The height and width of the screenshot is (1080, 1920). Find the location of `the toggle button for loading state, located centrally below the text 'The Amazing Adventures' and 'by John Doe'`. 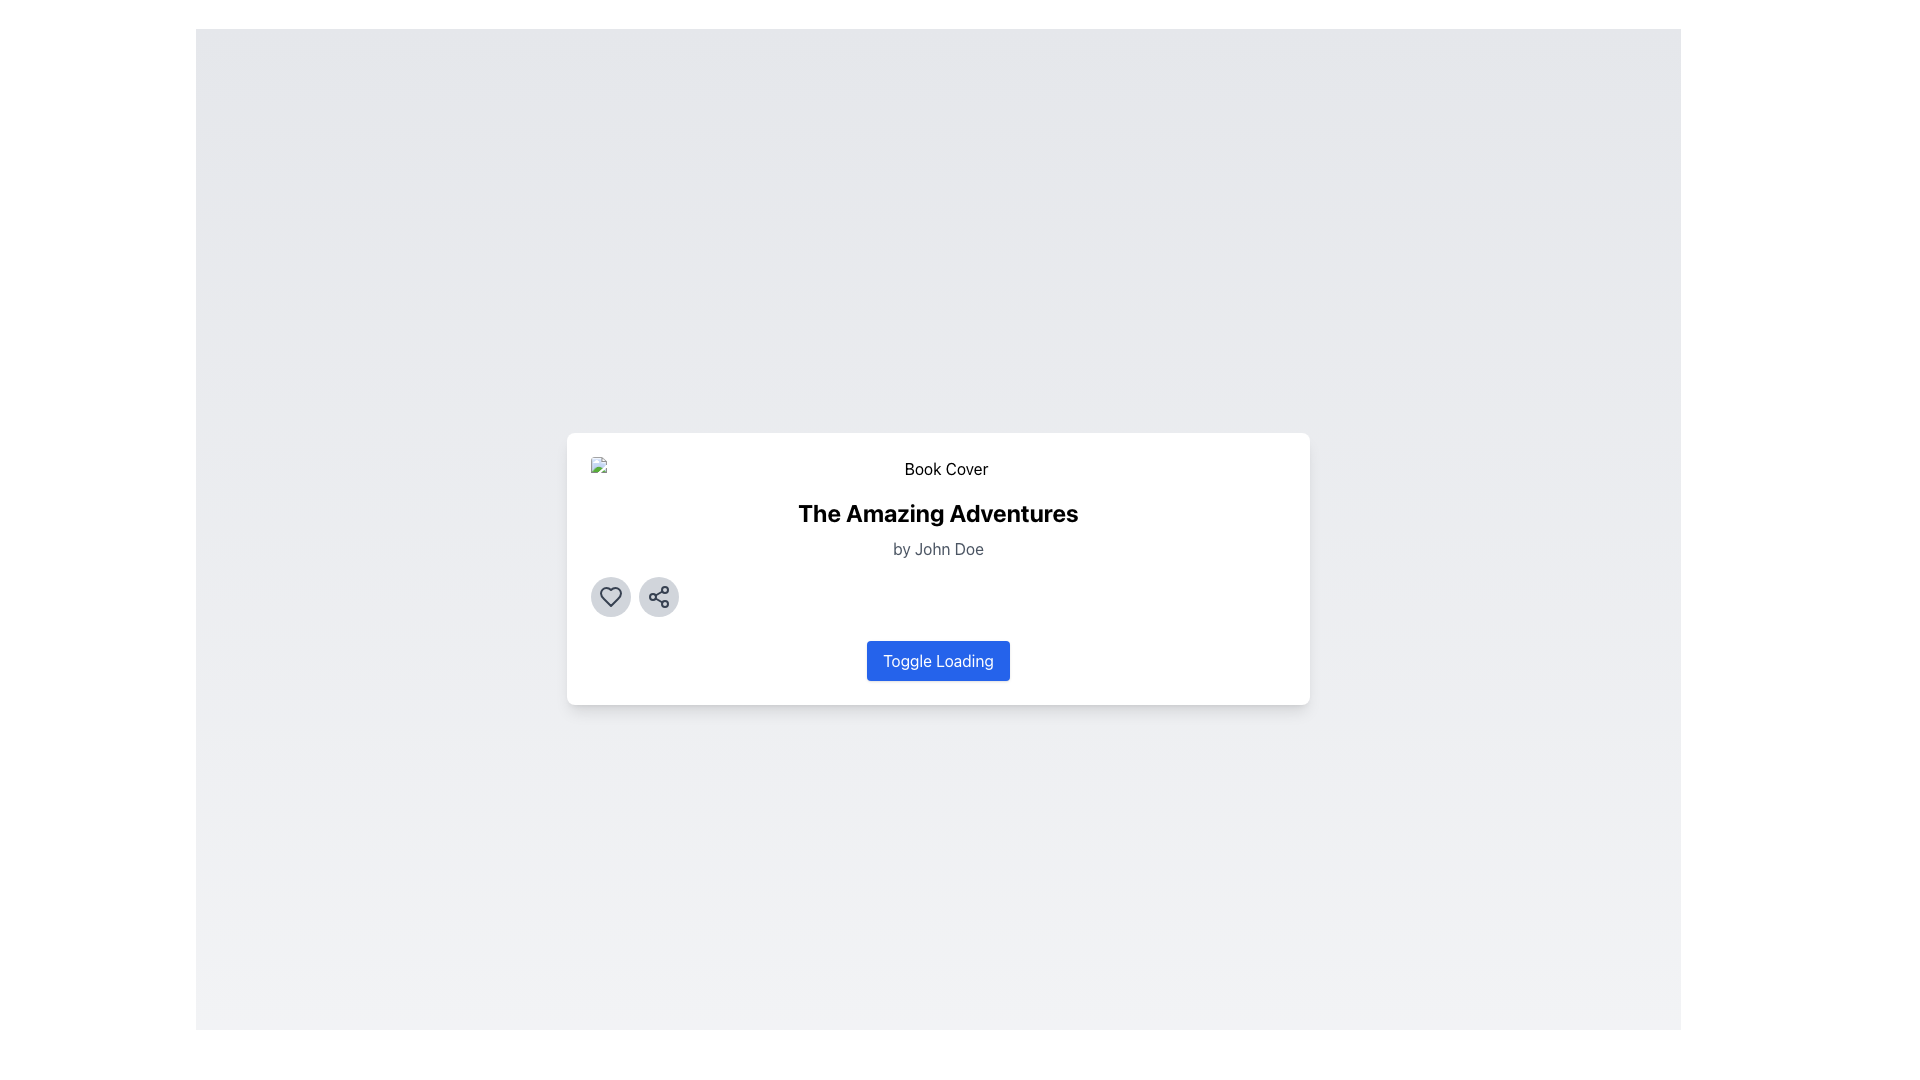

the toggle button for loading state, located centrally below the text 'The Amazing Adventures' and 'by John Doe' is located at coordinates (937, 660).